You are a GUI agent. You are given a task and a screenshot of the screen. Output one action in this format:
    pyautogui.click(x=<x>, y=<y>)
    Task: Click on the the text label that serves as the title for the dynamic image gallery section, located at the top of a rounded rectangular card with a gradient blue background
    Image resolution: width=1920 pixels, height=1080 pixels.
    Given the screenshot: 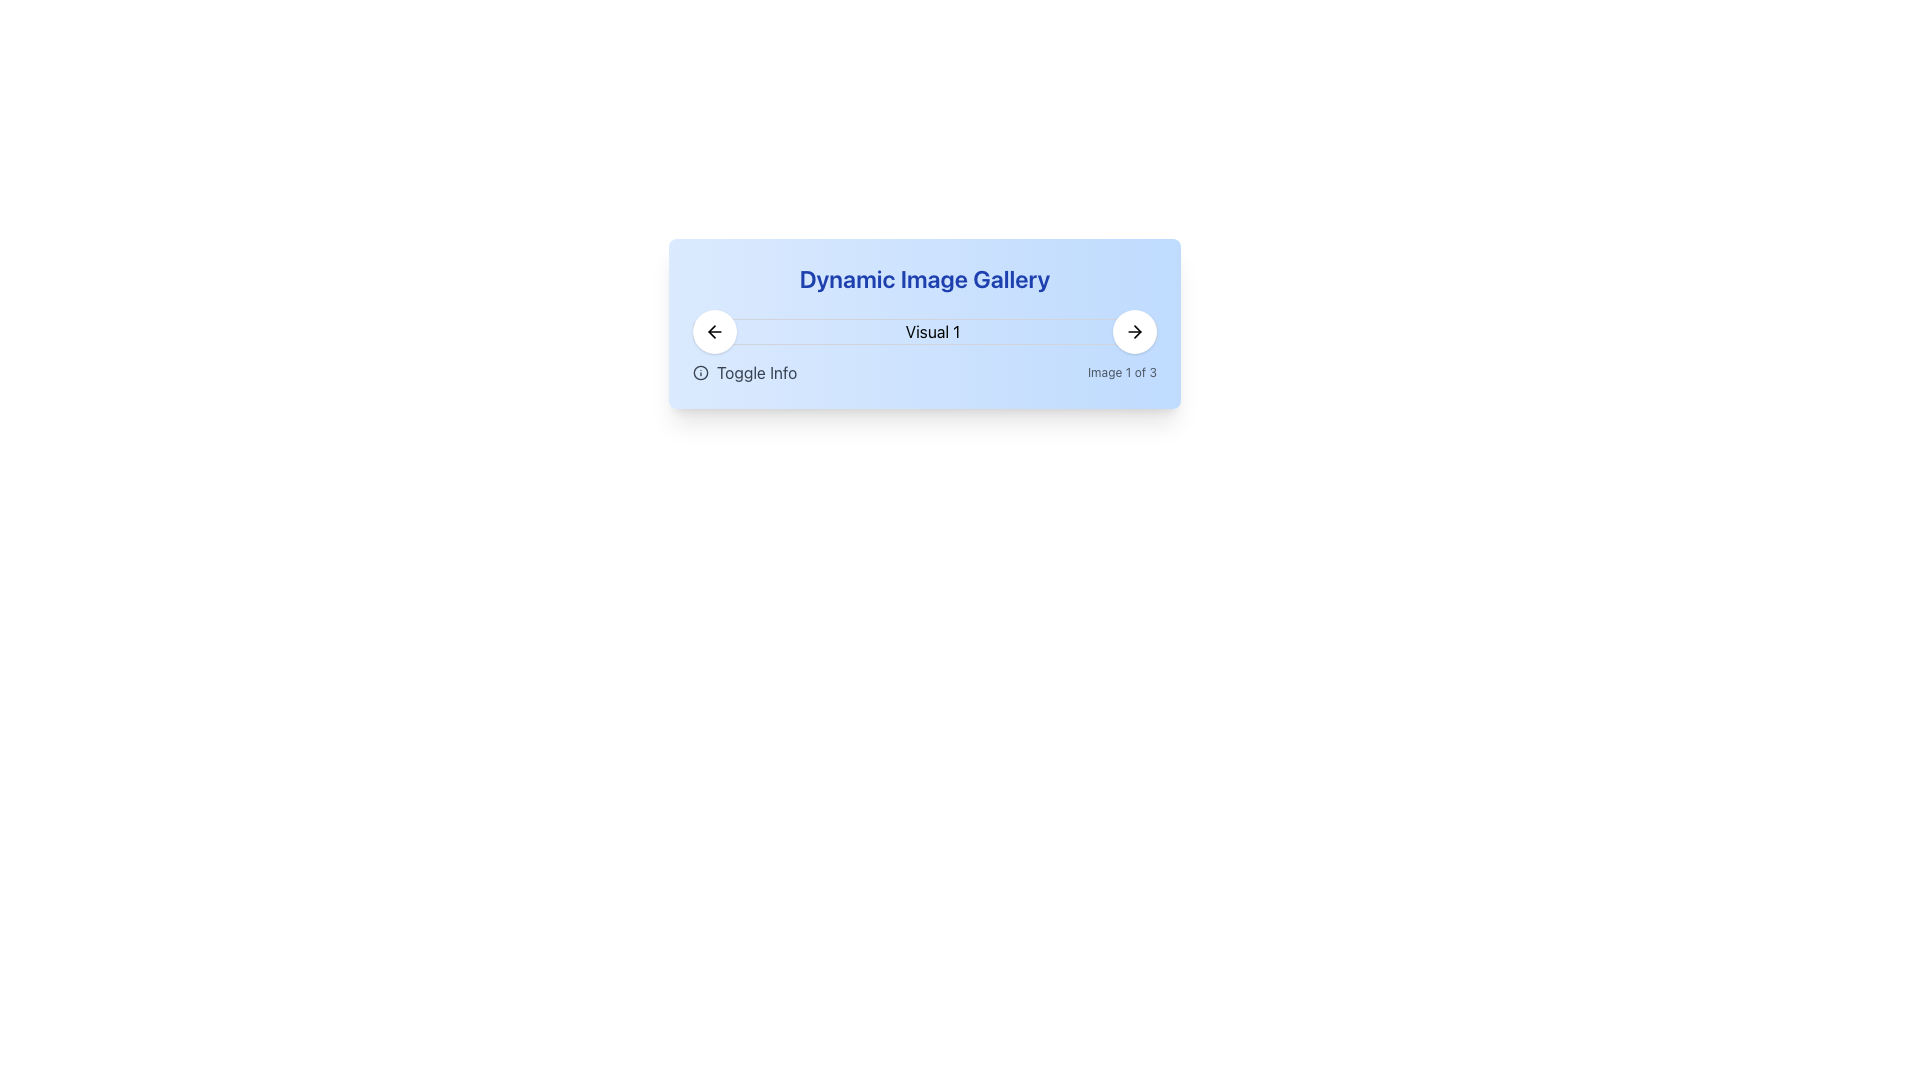 What is the action you would take?
    pyautogui.click(x=924, y=278)
    